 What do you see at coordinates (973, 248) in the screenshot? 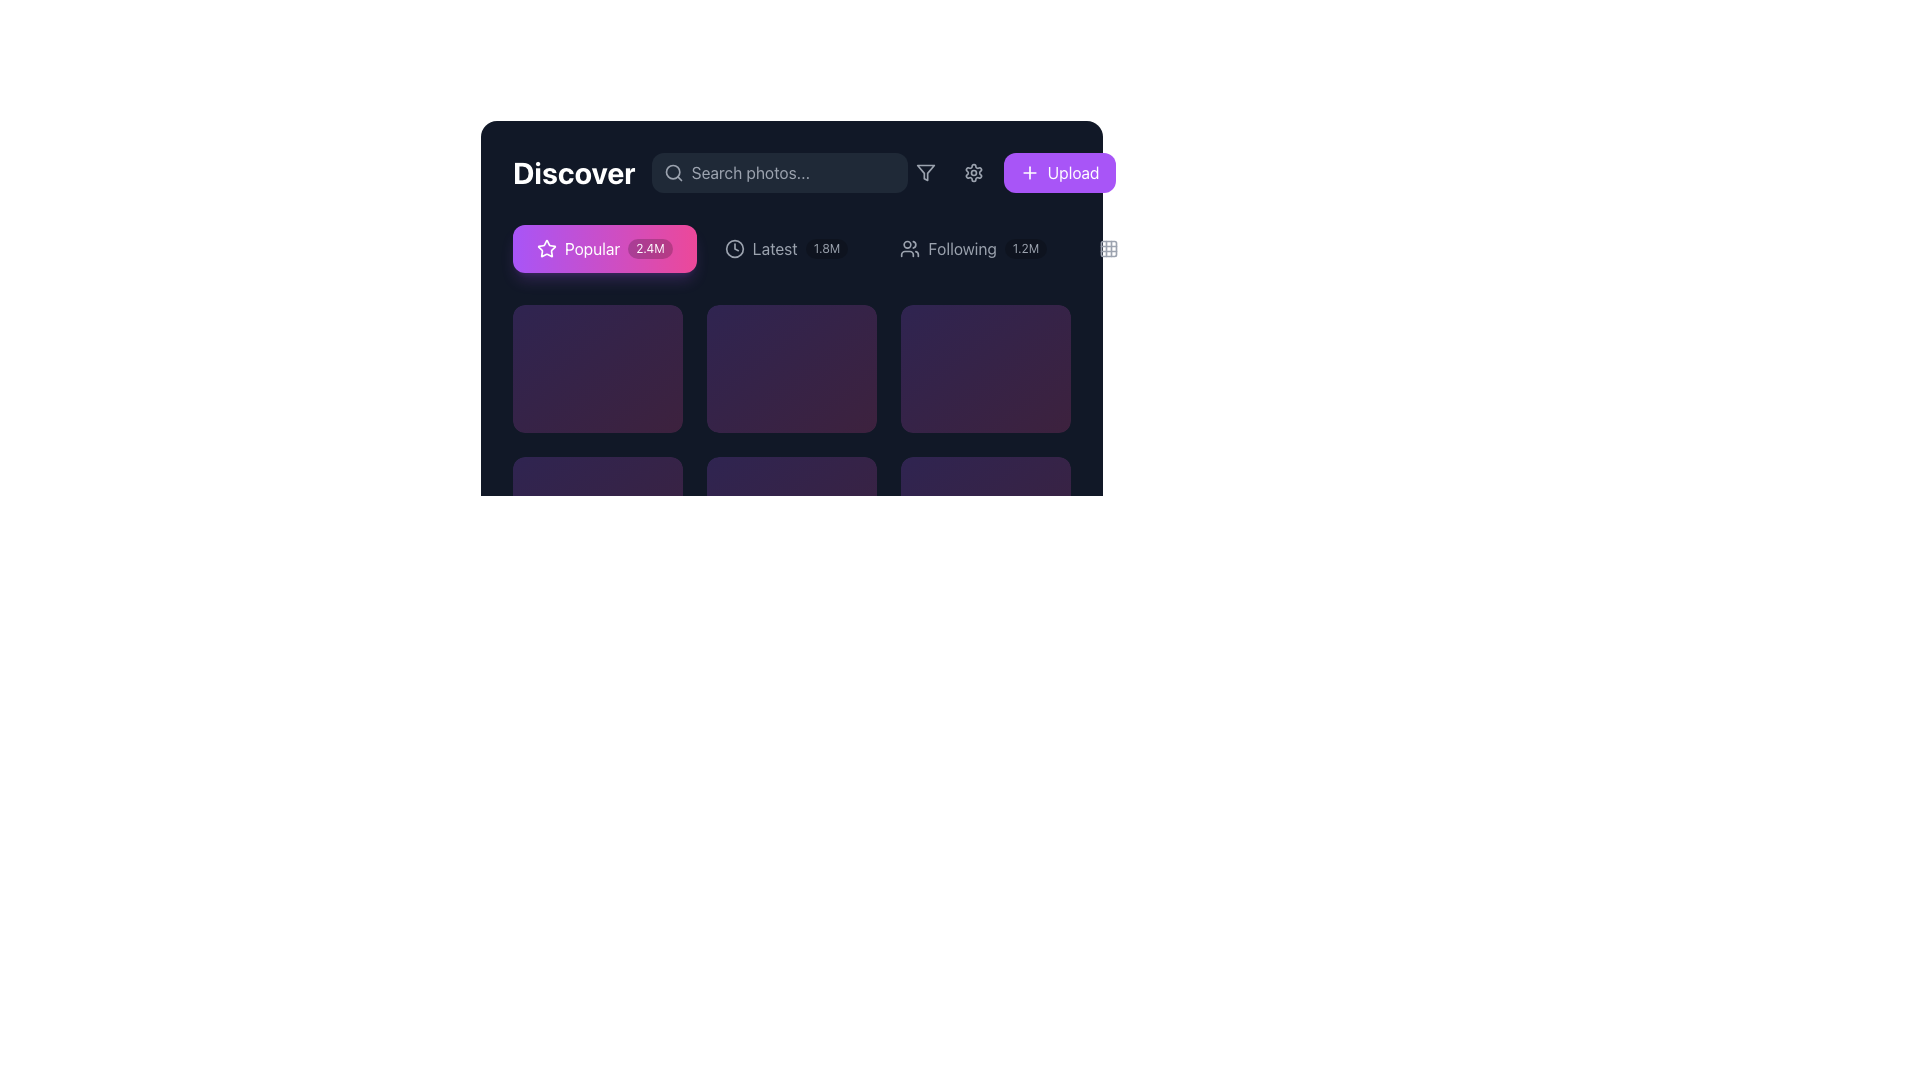
I see `the 'Following' button, which is a dark-themed rectangular button with a user icon and a badge indicating '1.2M', located between the 'Latest' and 'Collections' buttons in the top bar` at bounding box center [973, 248].